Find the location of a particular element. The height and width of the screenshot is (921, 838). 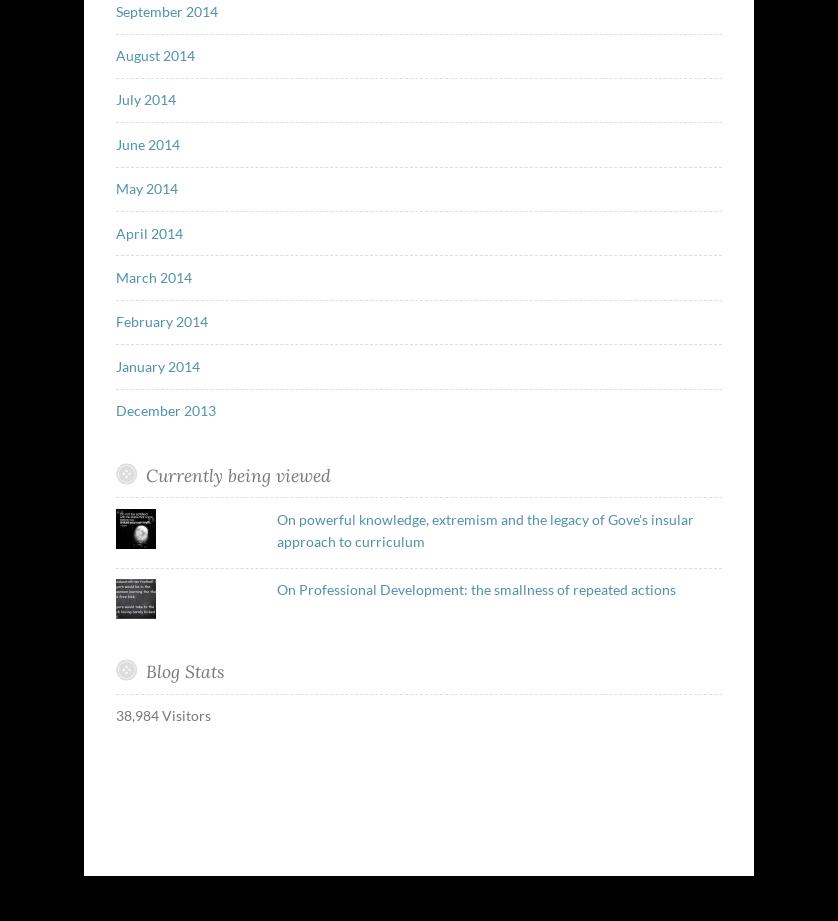

'January 2014' is located at coordinates (157, 365).